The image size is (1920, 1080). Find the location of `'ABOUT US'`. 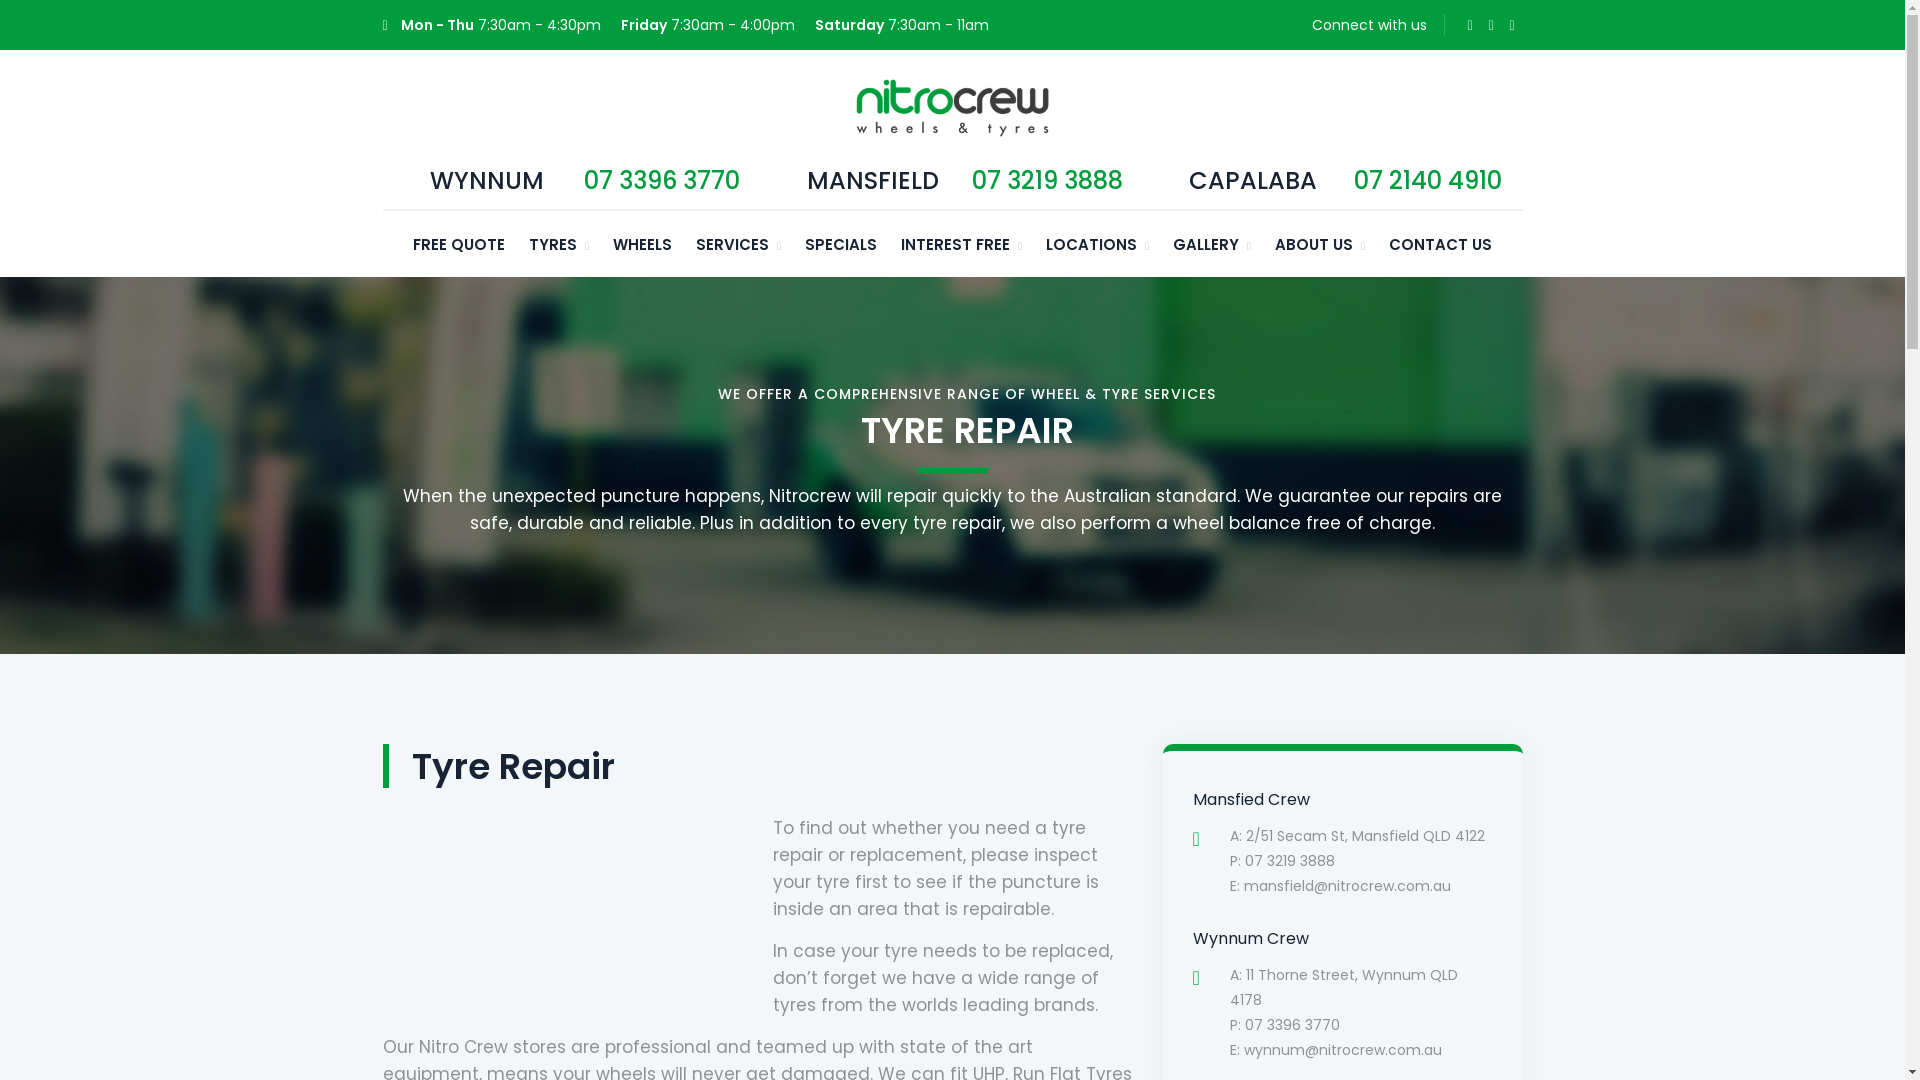

'ABOUT US' is located at coordinates (1320, 242).